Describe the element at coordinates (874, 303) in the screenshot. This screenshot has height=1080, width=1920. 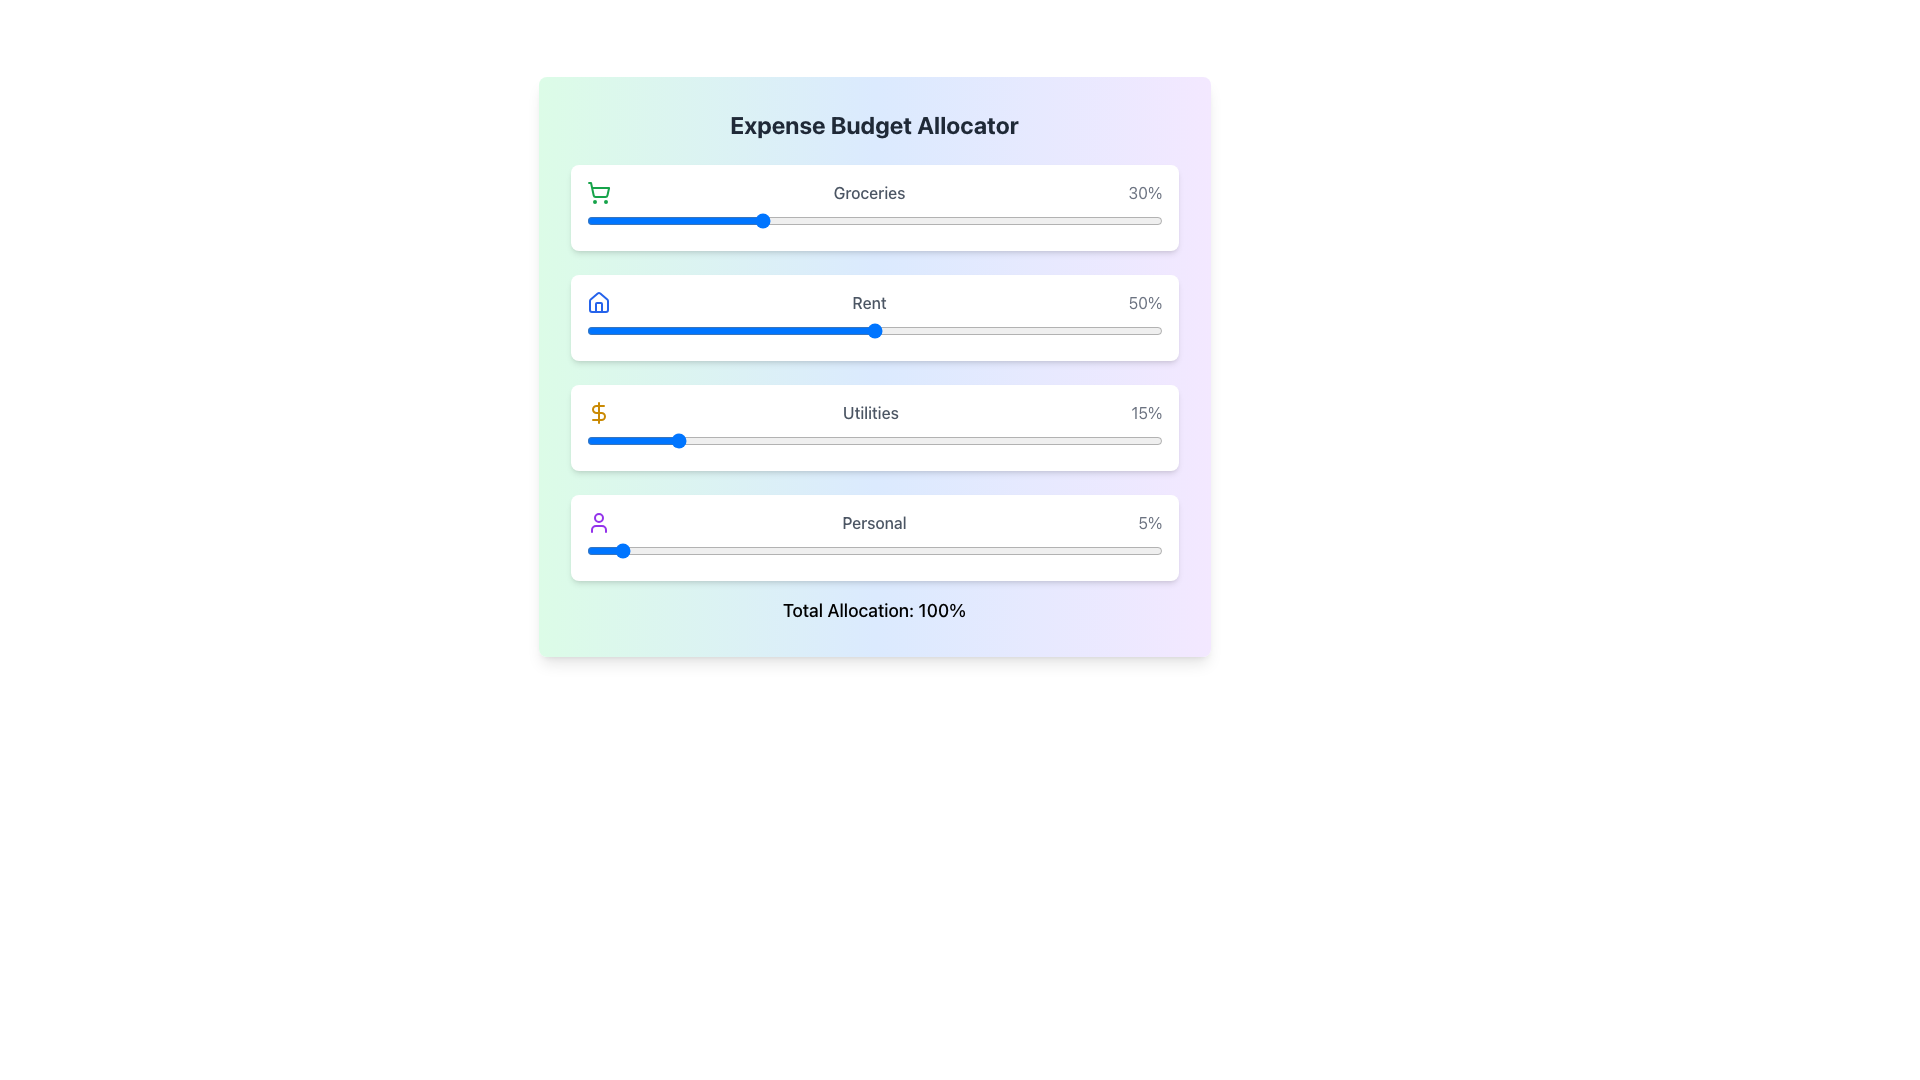
I see `the 'Rent' expense category label and value display section, which features a blue house icon on the left and is centrally aligned within the card` at that location.